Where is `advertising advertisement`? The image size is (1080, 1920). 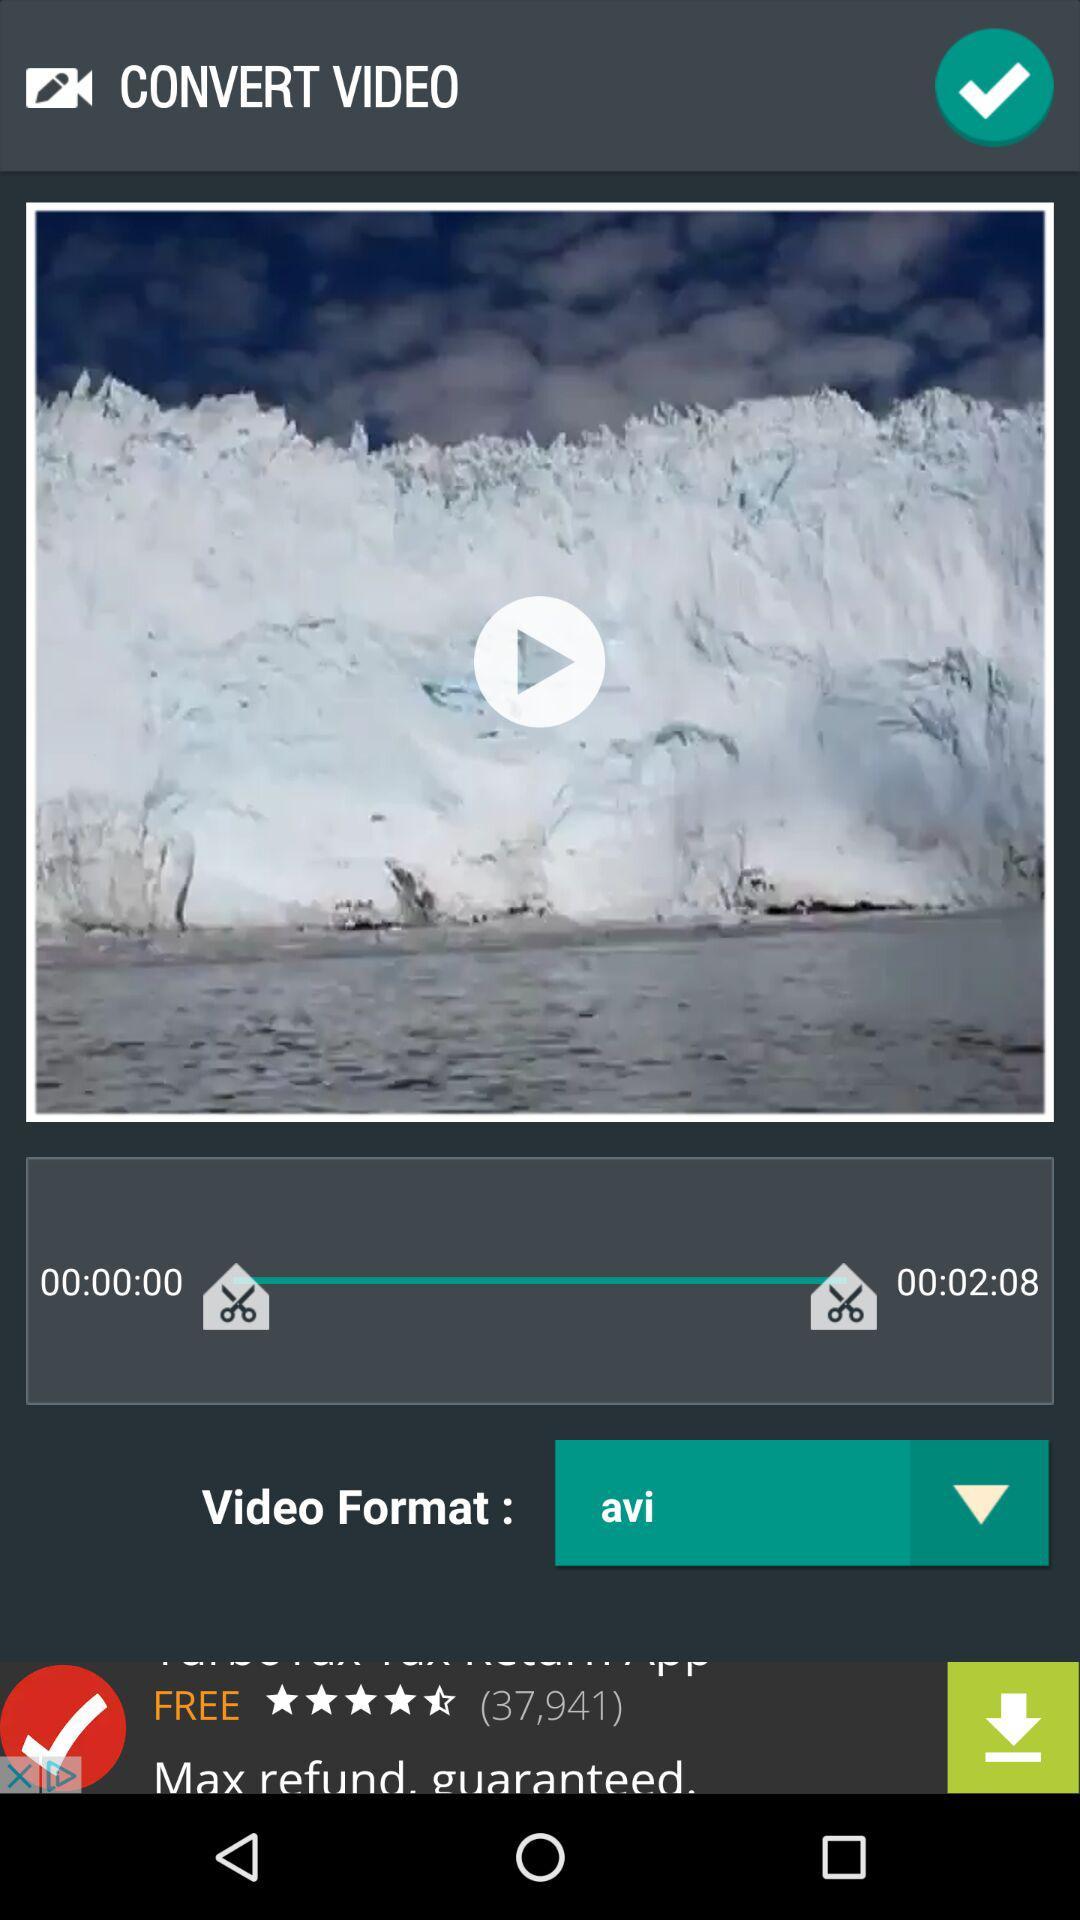
advertising advertisement is located at coordinates (540, 1726).